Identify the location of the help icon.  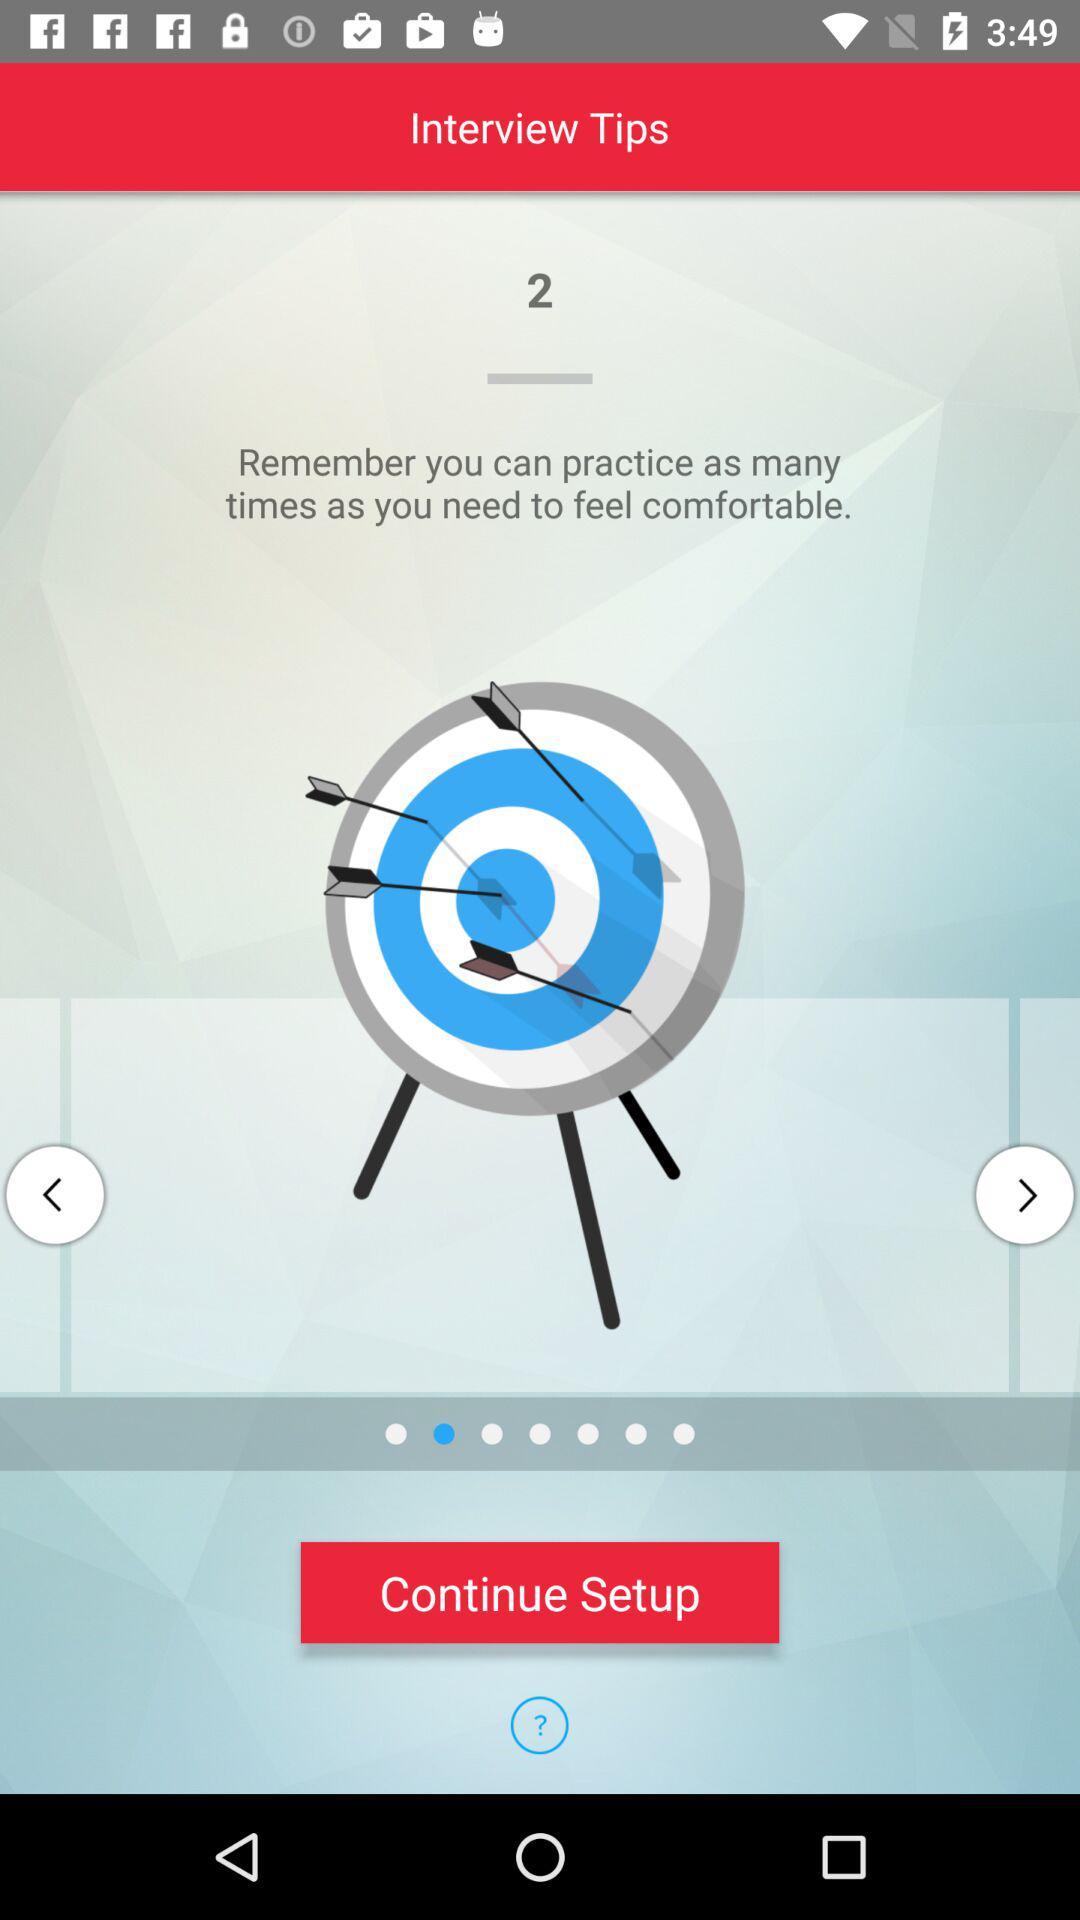
(538, 1724).